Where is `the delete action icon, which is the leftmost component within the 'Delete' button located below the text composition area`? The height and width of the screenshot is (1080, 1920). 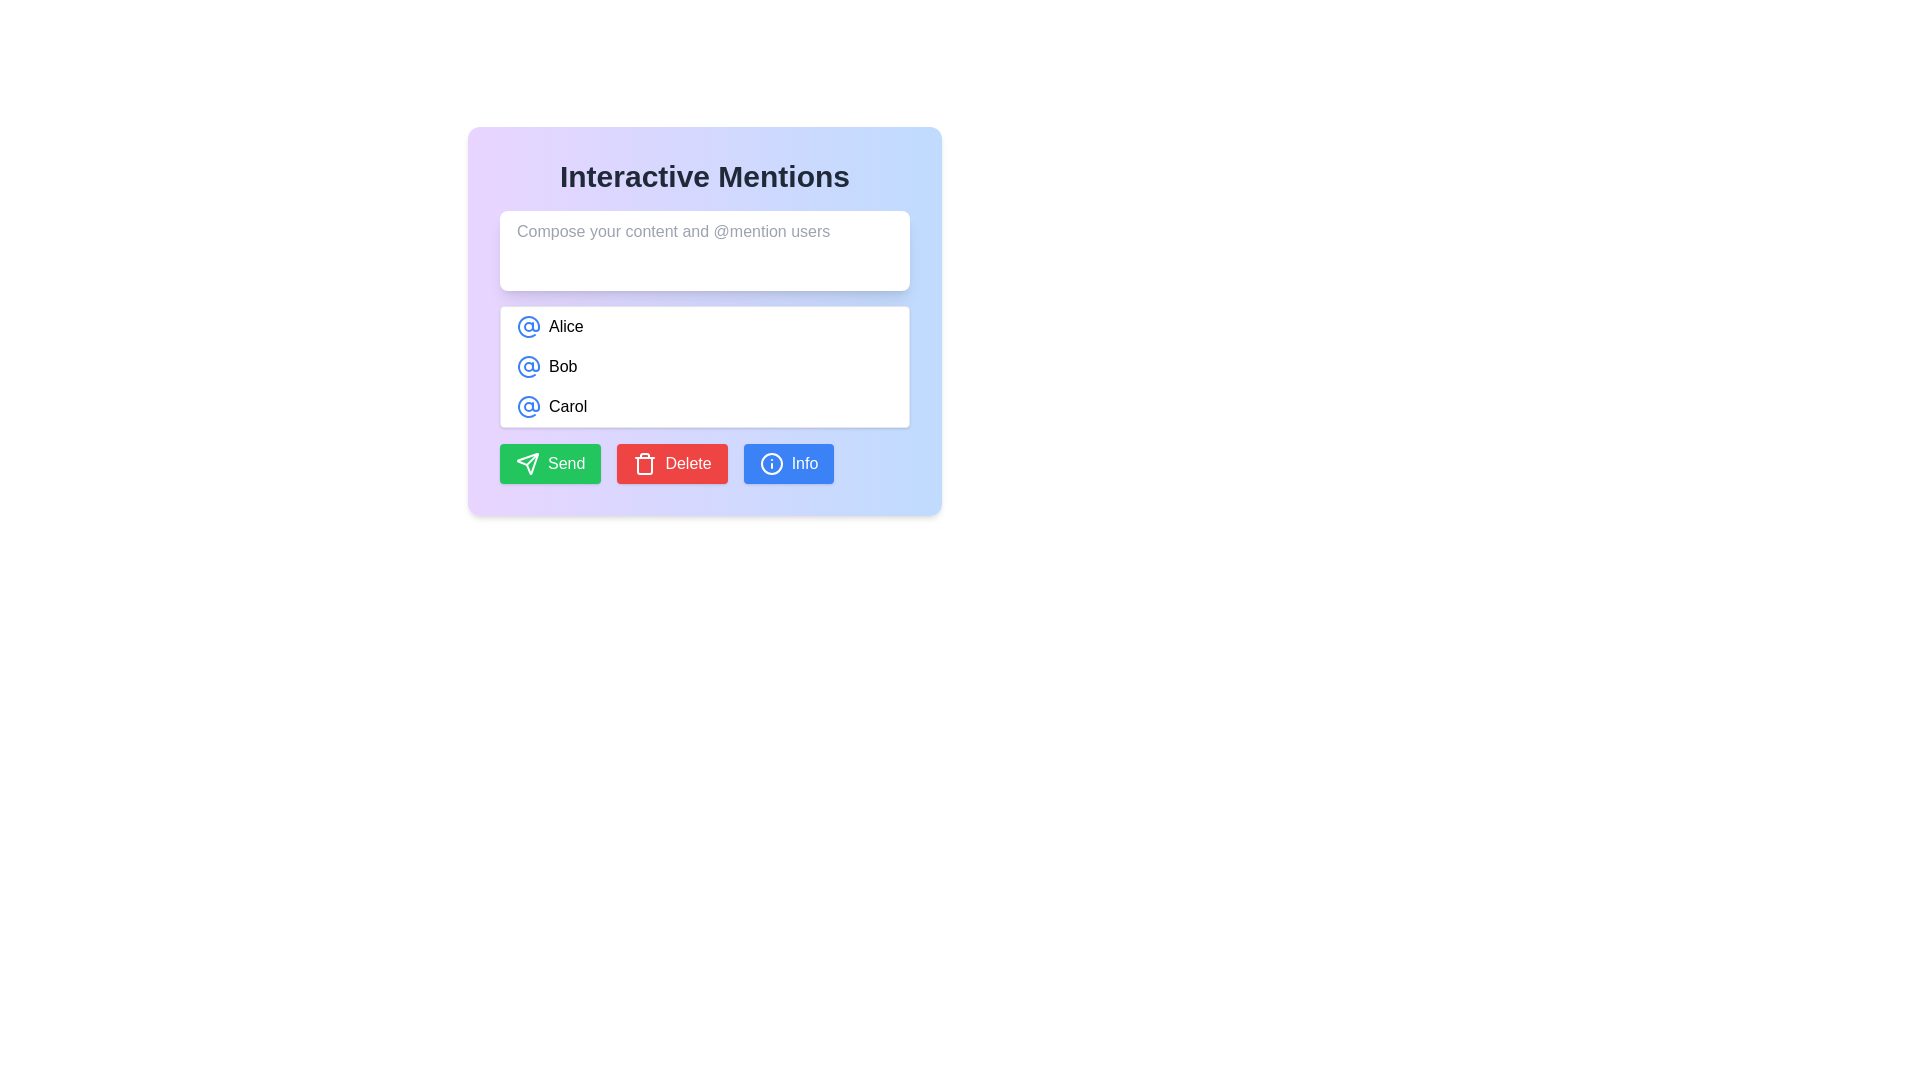 the delete action icon, which is the leftmost component within the 'Delete' button located below the text composition area is located at coordinates (645, 463).